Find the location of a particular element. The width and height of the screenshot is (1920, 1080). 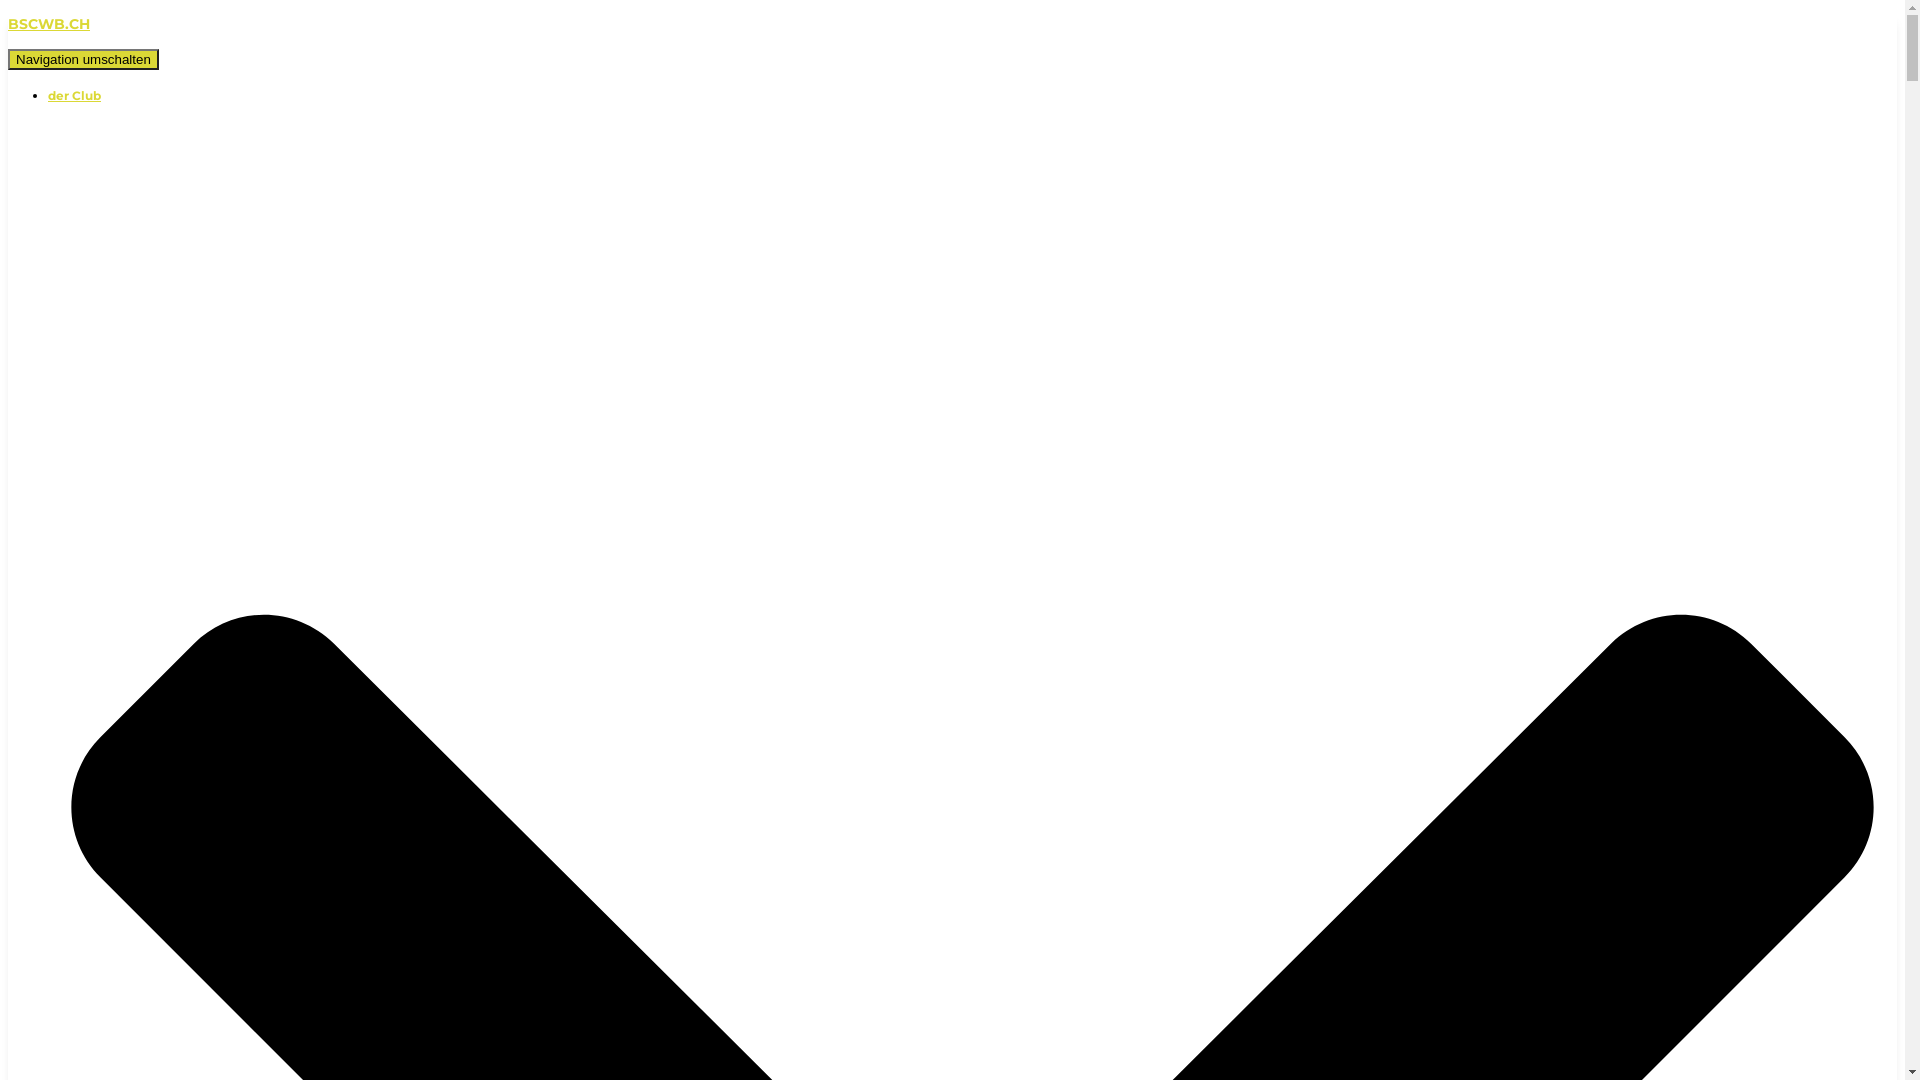

'Navigation umschalten' is located at coordinates (82, 58).